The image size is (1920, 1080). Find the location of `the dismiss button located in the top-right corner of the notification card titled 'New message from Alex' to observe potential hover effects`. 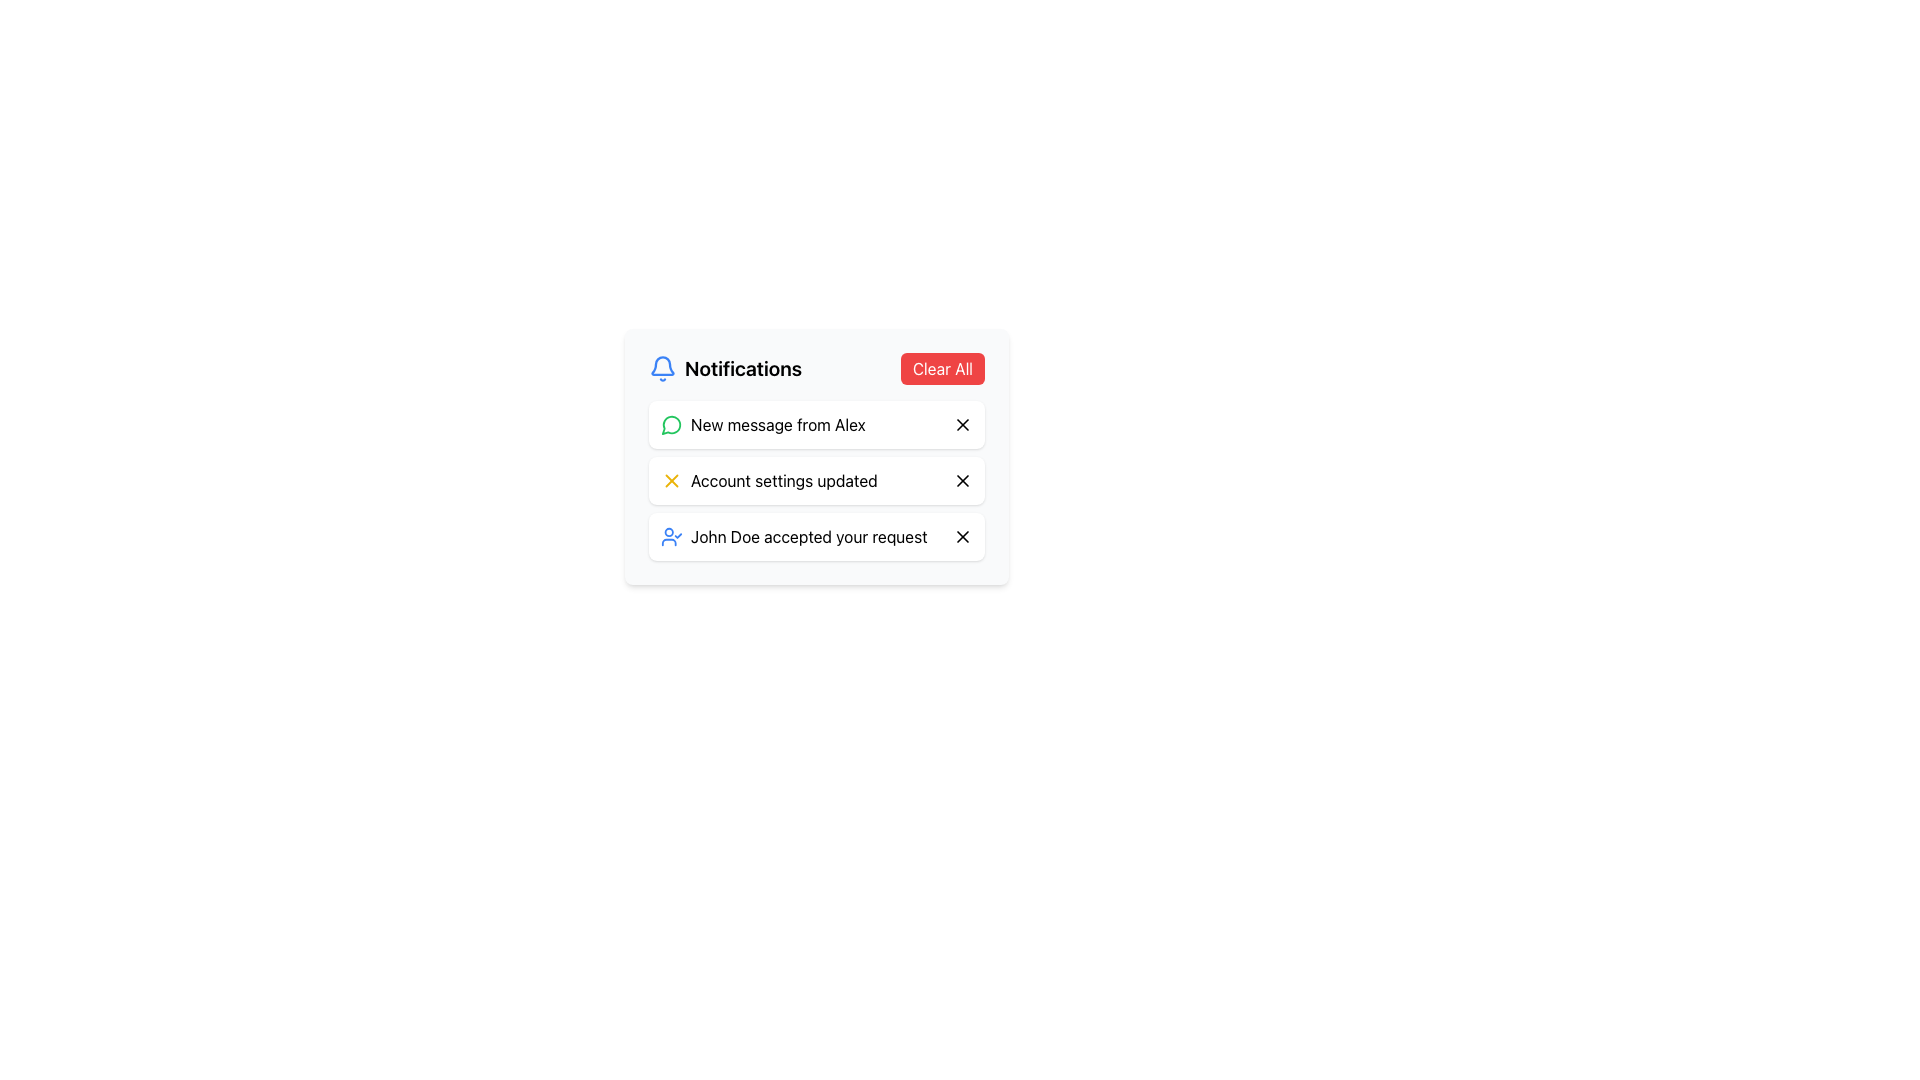

the dismiss button located in the top-right corner of the notification card titled 'New message from Alex' to observe potential hover effects is located at coordinates (963, 423).